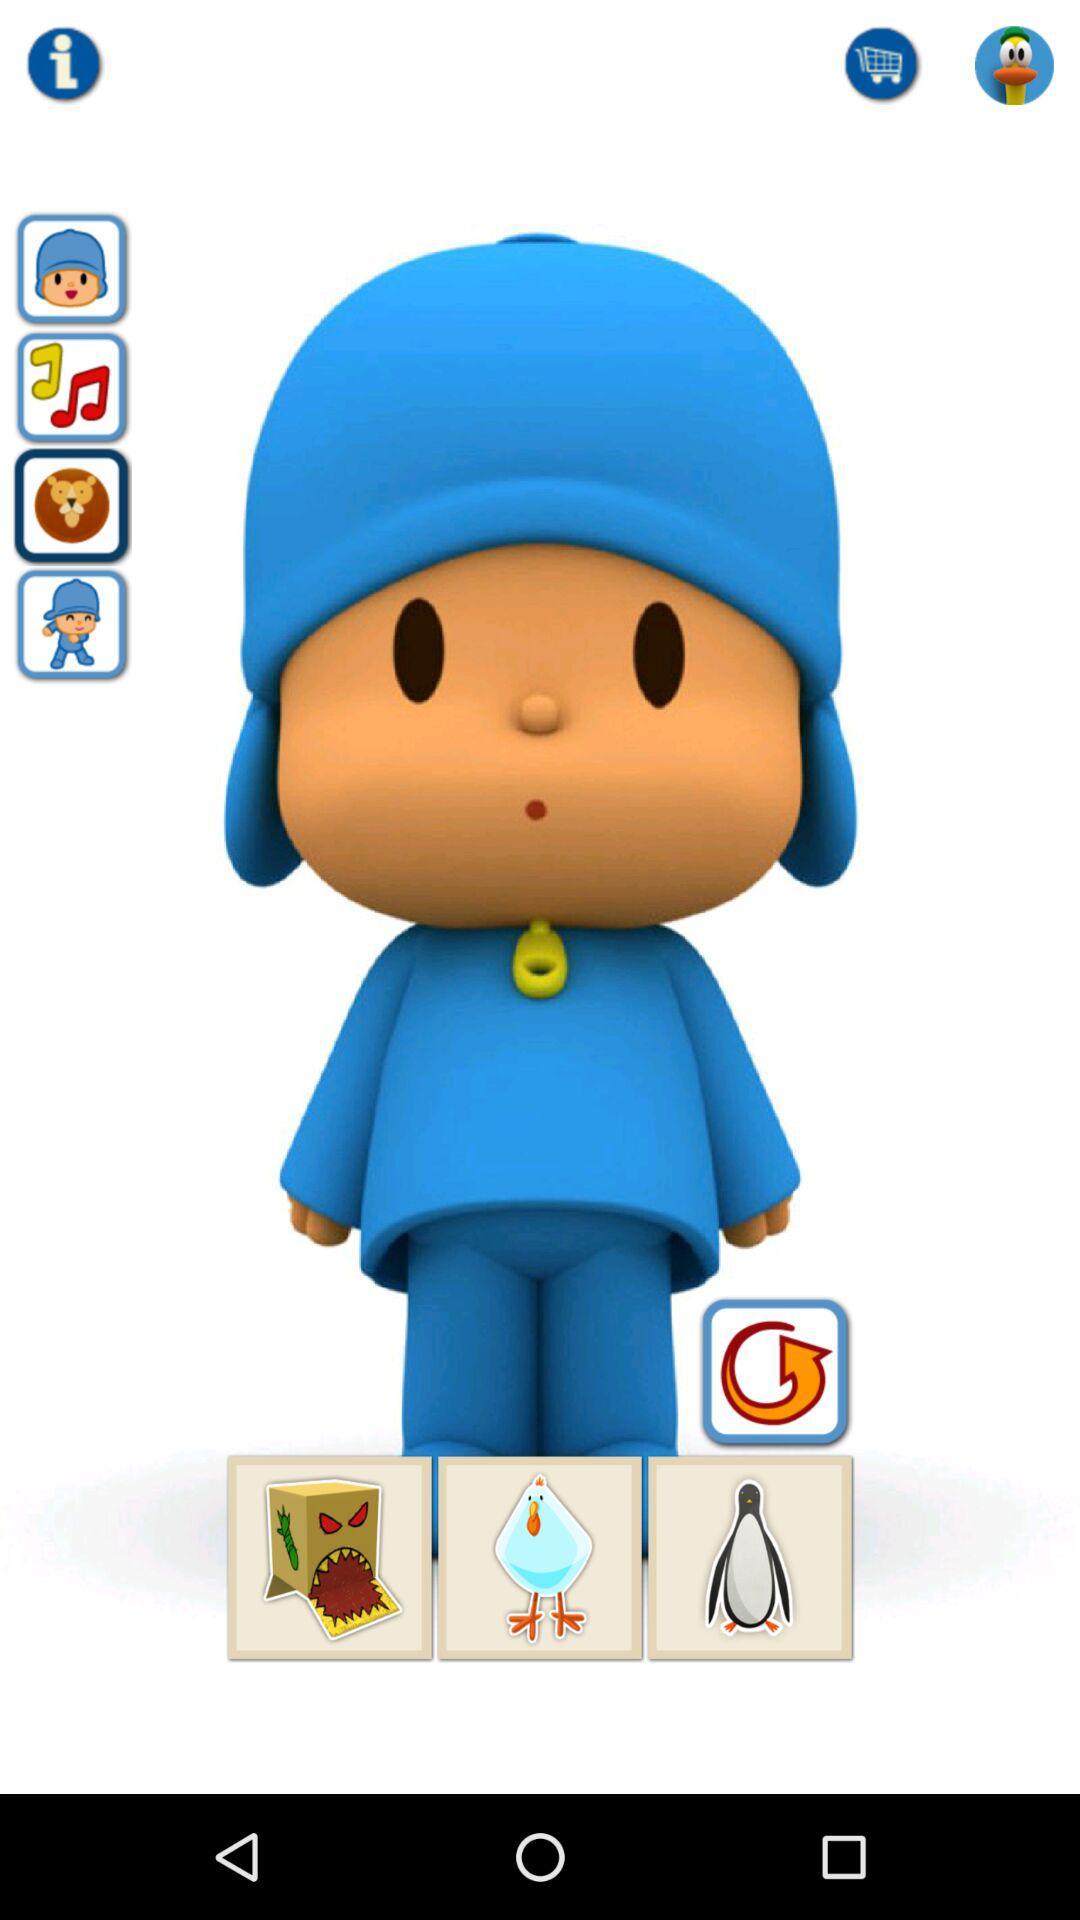 Image resolution: width=1080 pixels, height=1920 pixels. Describe the element at coordinates (64, 70) in the screenshot. I see `the info icon` at that location.